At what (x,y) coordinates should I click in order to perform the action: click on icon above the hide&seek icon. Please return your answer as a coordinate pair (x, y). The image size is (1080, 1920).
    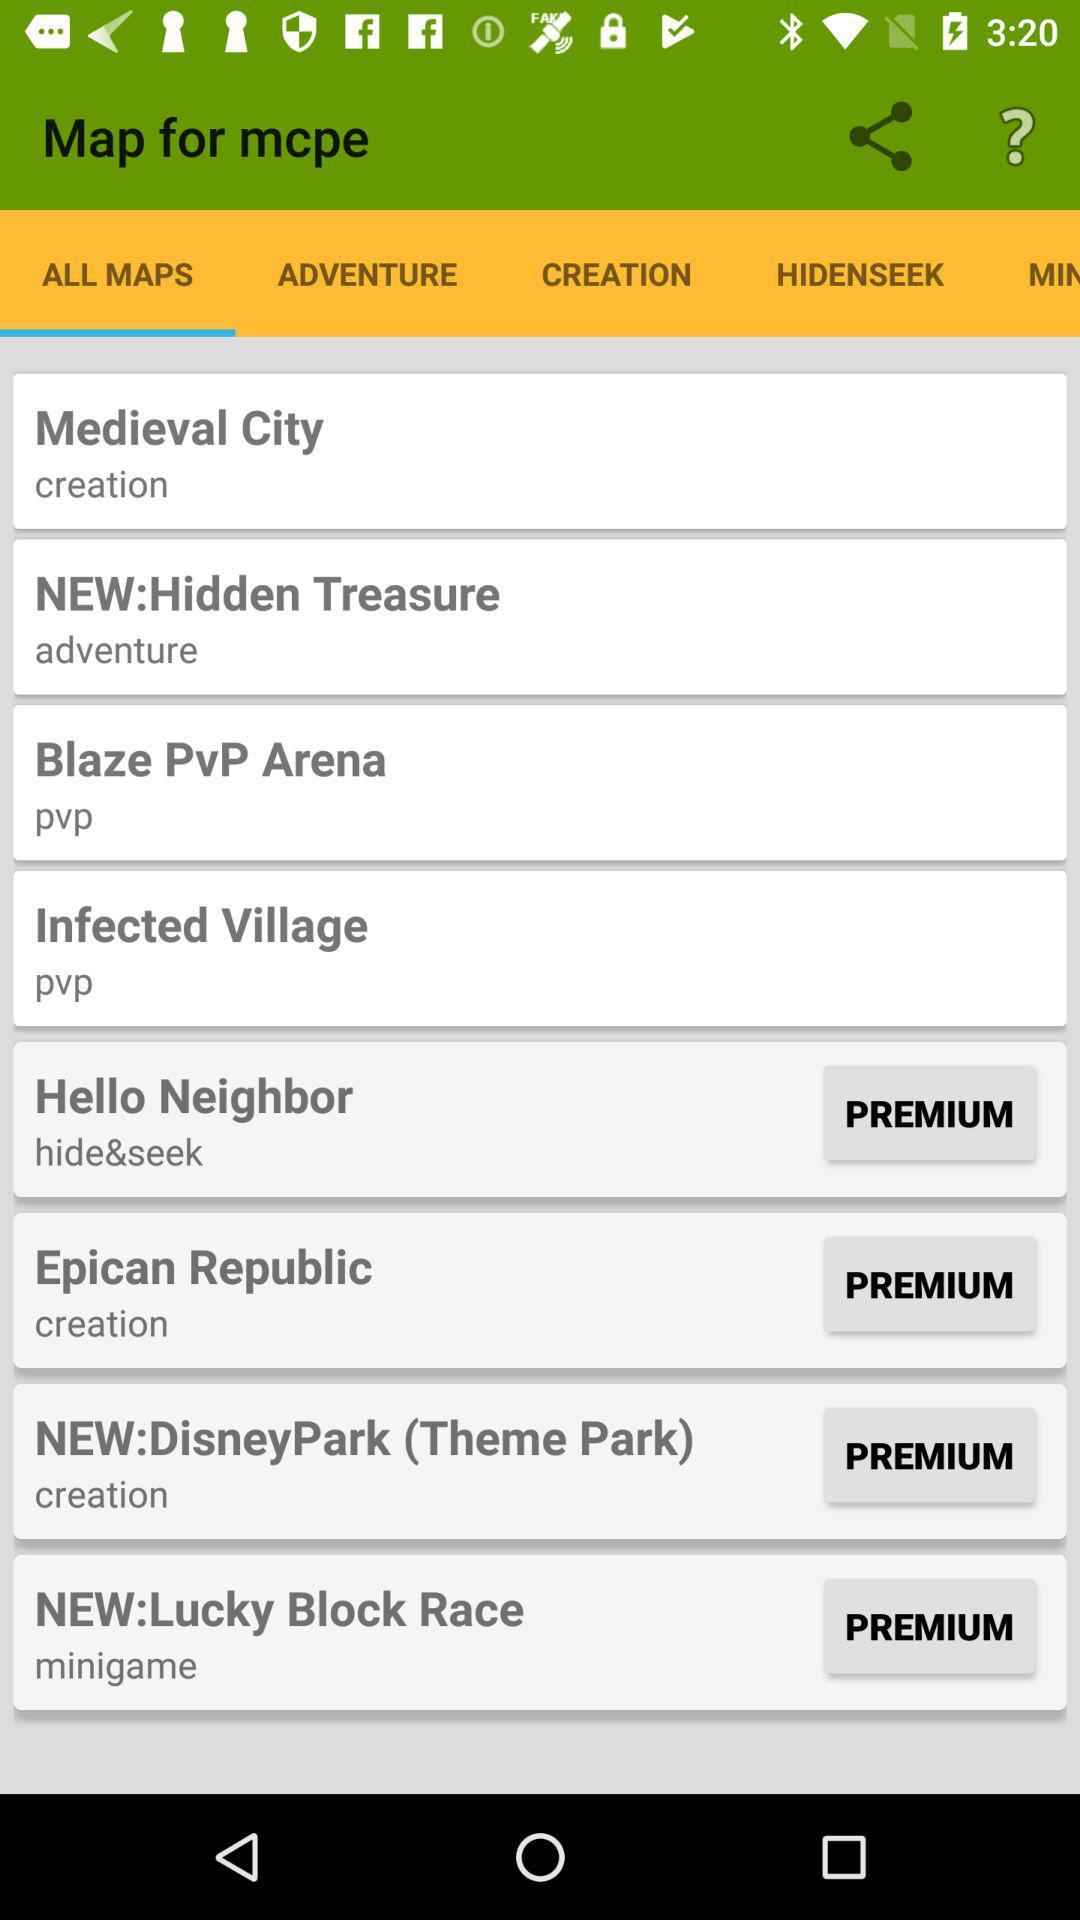
    Looking at the image, I should click on (423, 1093).